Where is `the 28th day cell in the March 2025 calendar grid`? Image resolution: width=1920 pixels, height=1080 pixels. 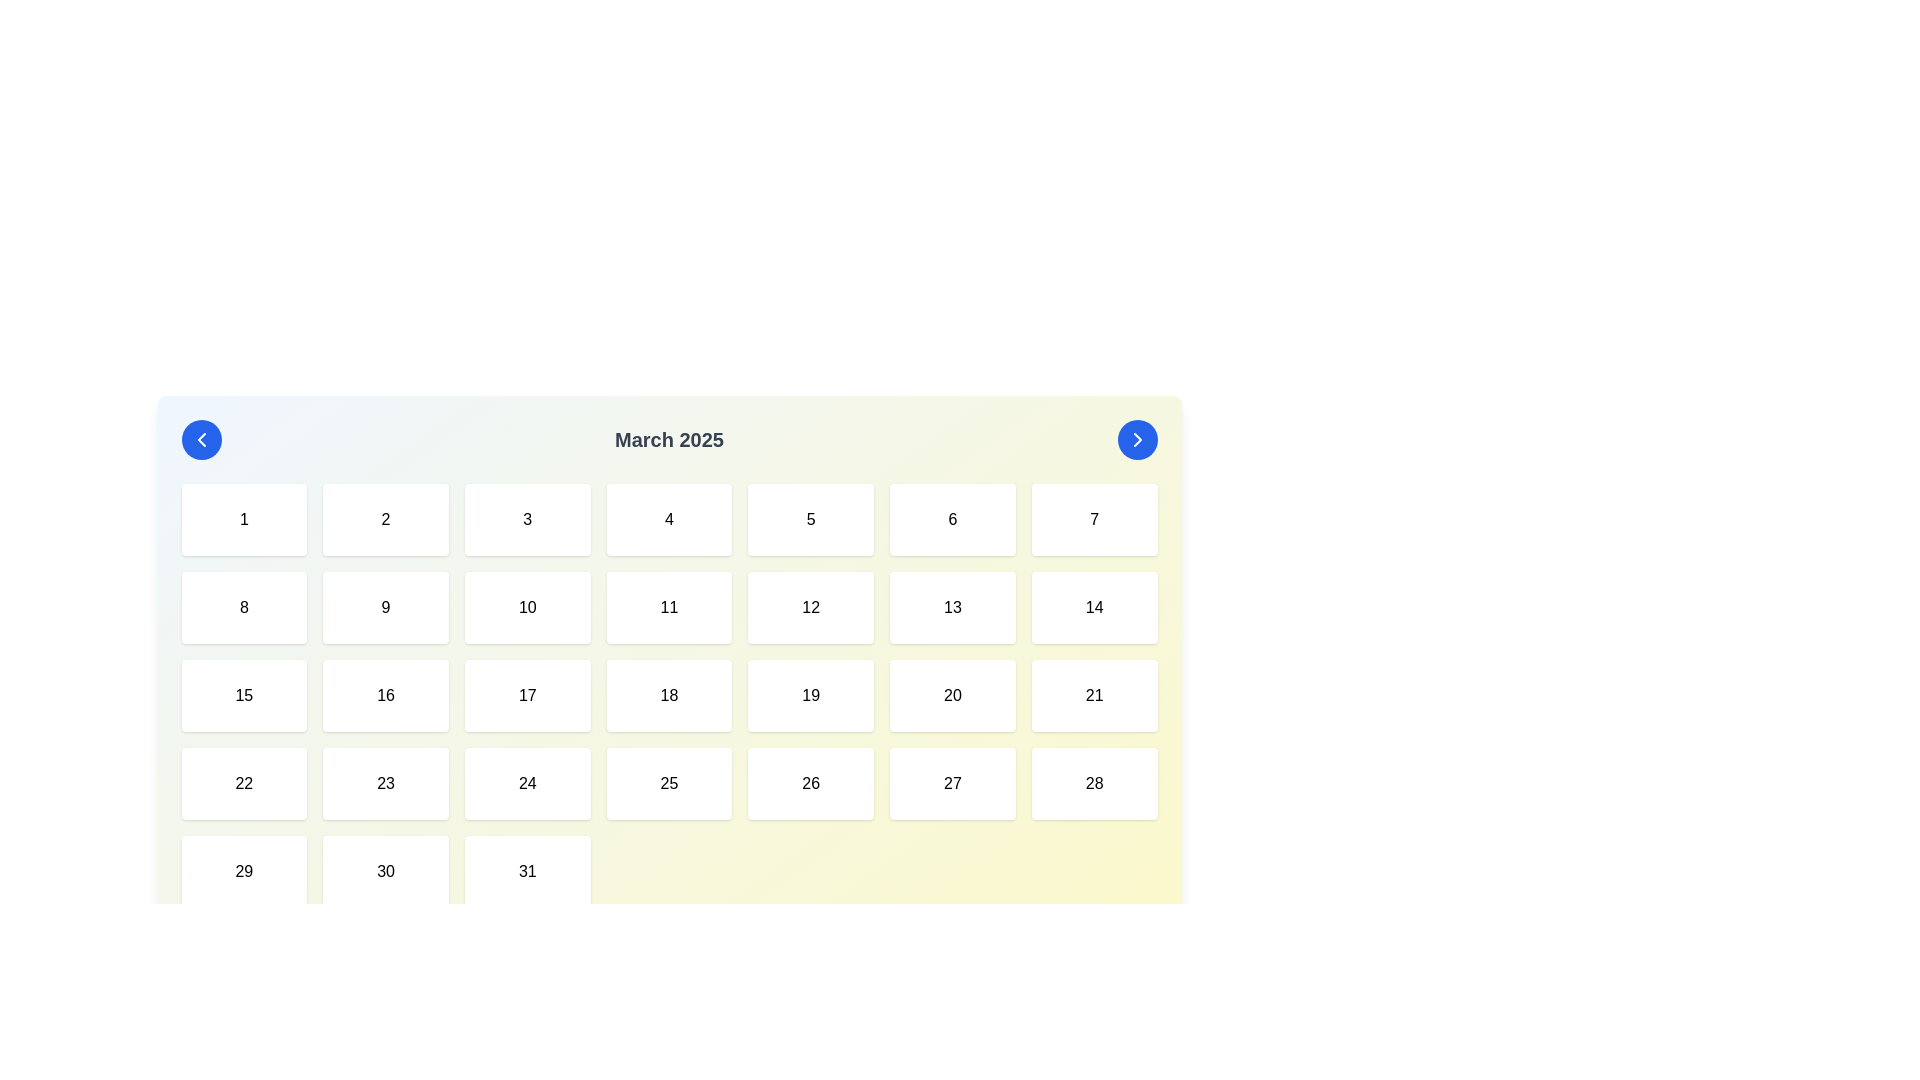
the 28th day cell in the March 2025 calendar grid is located at coordinates (1093, 782).